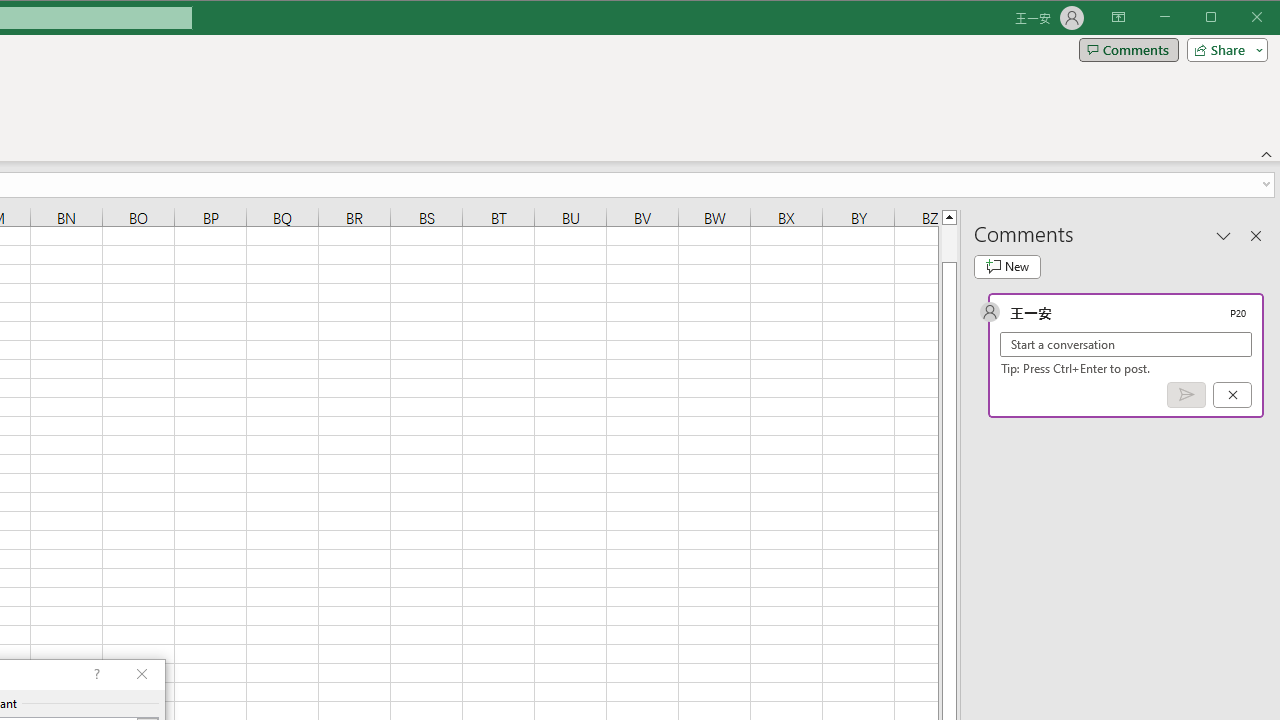  What do you see at coordinates (1126, 343) in the screenshot?
I see `'Start a conversation'` at bounding box center [1126, 343].